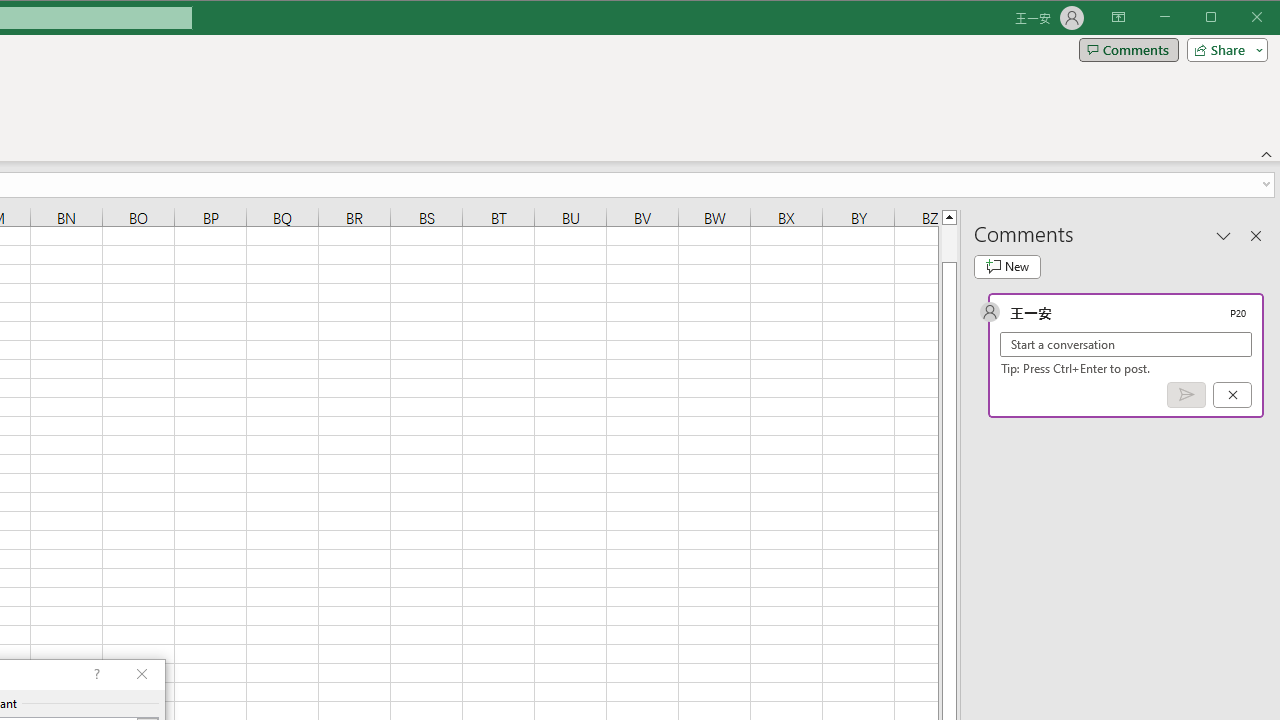  What do you see at coordinates (1126, 343) in the screenshot?
I see `'Start a conversation'` at bounding box center [1126, 343].